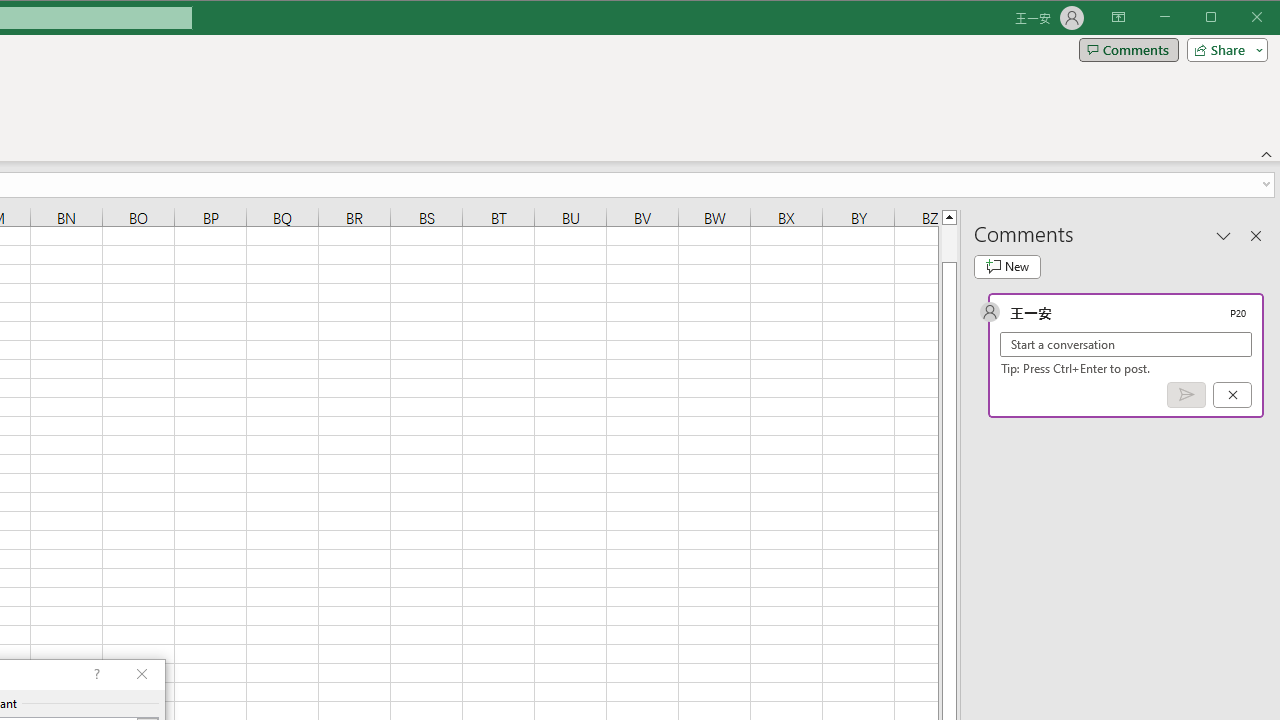  What do you see at coordinates (1126, 343) in the screenshot?
I see `'Start a conversation'` at bounding box center [1126, 343].